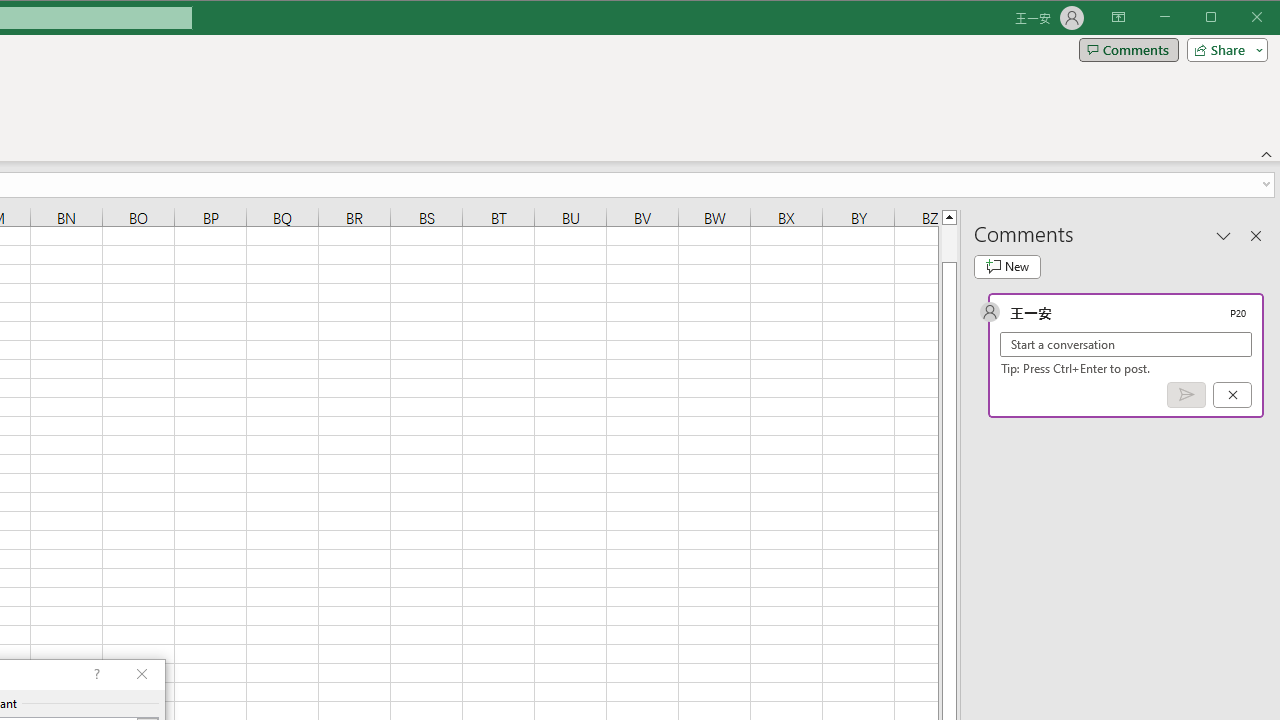  What do you see at coordinates (1126, 343) in the screenshot?
I see `'Start a conversation'` at bounding box center [1126, 343].